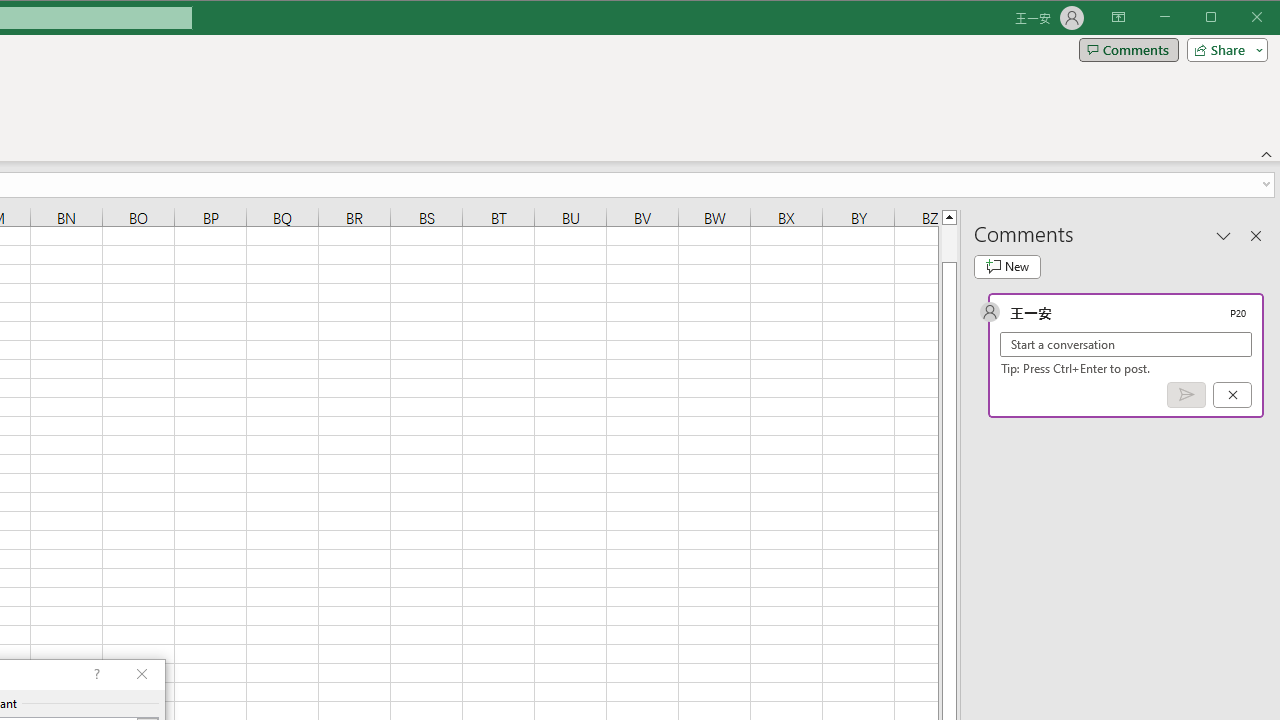  What do you see at coordinates (1126, 343) in the screenshot?
I see `'Start a conversation'` at bounding box center [1126, 343].